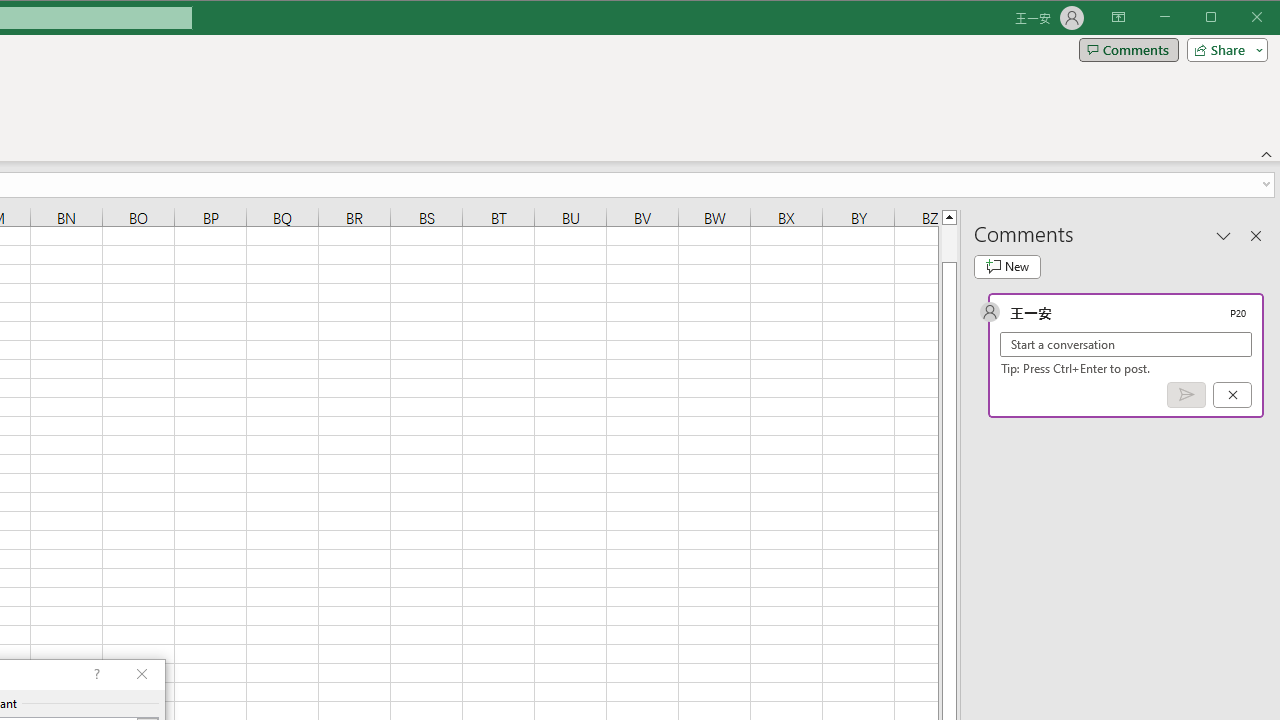  What do you see at coordinates (1126, 343) in the screenshot?
I see `'Start a conversation'` at bounding box center [1126, 343].